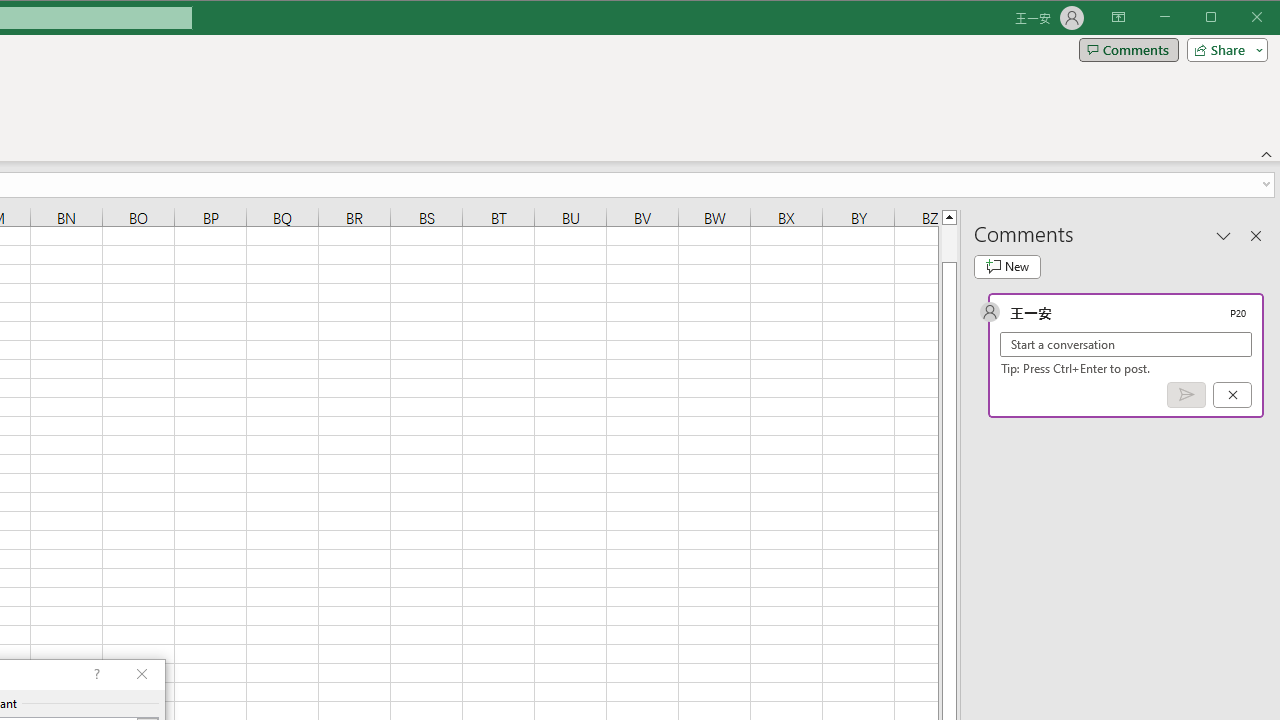  What do you see at coordinates (1126, 343) in the screenshot?
I see `'Start a conversation'` at bounding box center [1126, 343].